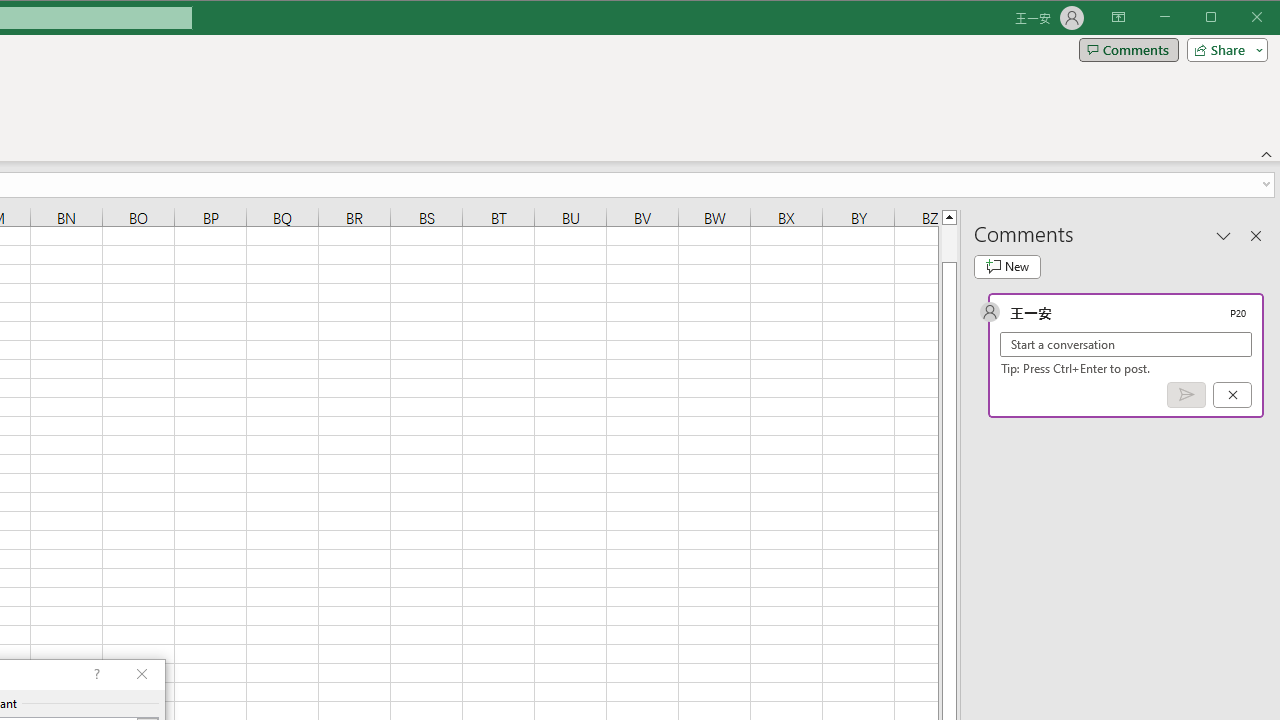  What do you see at coordinates (1126, 343) in the screenshot?
I see `'Start a conversation'` at bounding box center [1126, 343].